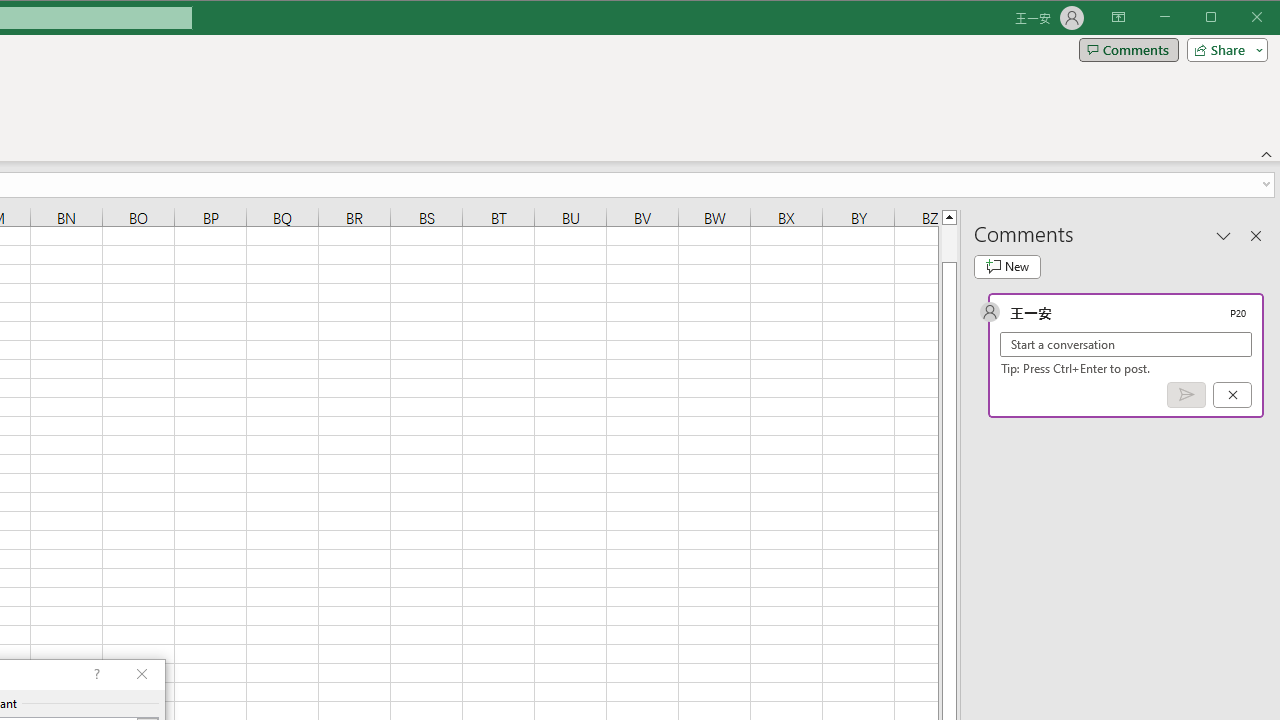  What do you see at coordinates (1126, 343) in the screenshot?
I see `'Start a conversation'` at bounding box center [1126, 343].